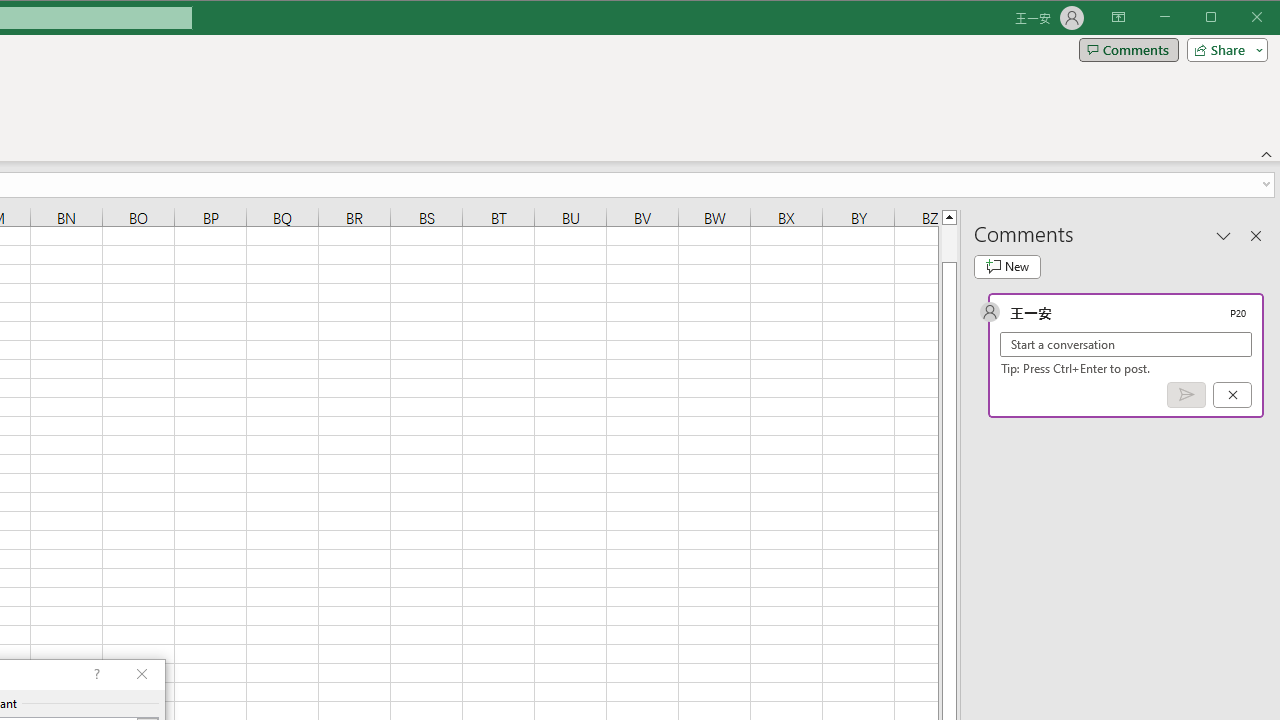  What do you see at coordinates (1126, 343) in the screenshot?
I see `'Start a conversation'` at bounding box center [1126, 343].